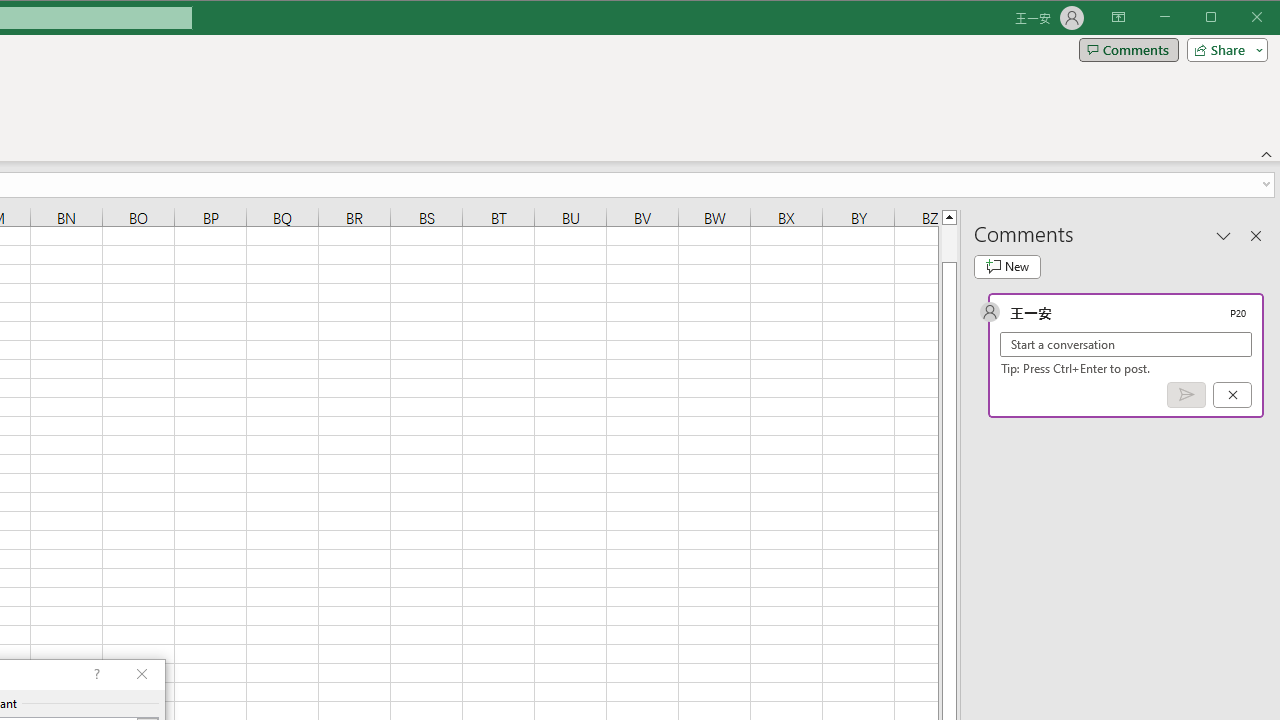  What do you see at coordinates (1126, 343) in the screenshot?
I see `'Start a conversation'` at bounding box center [1126, 343].